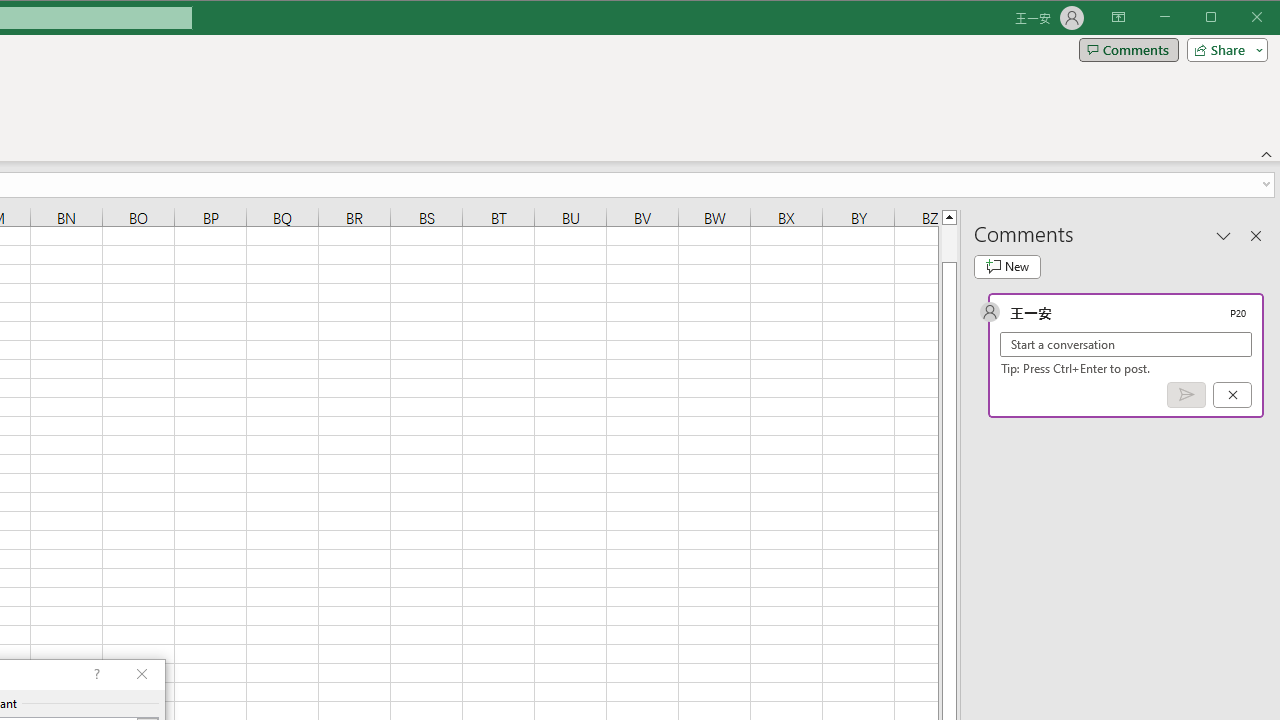  What do you see at coordinates (1126, 343) in the screenshot?
I see `'Start a conversation'` at bounding box center [1126, 343].